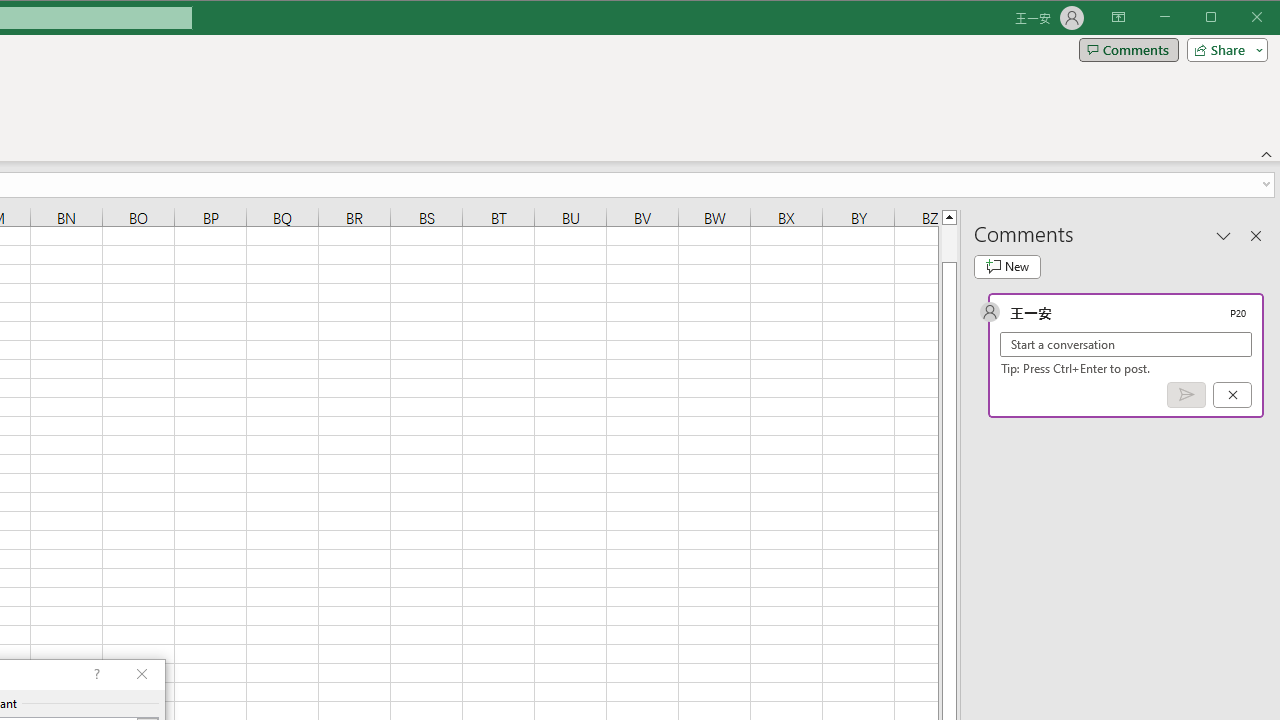  What do you see at coordinates (1126, 343) in the screenshot?
I see `'Start a conversation'` at bounding box center [1126, 343].